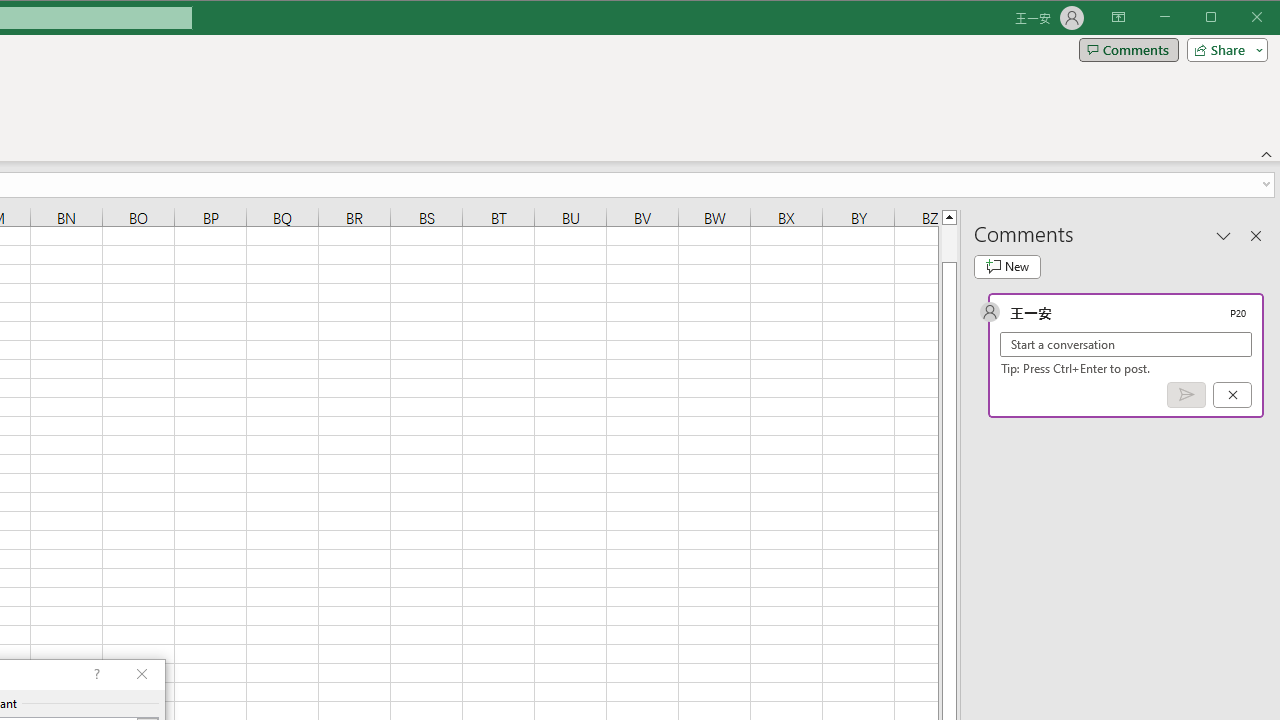  What do you see at coordinates (1126, 343) in the screenshot?
I see `'Start a conversation'` at bounding box center [1126, 343].